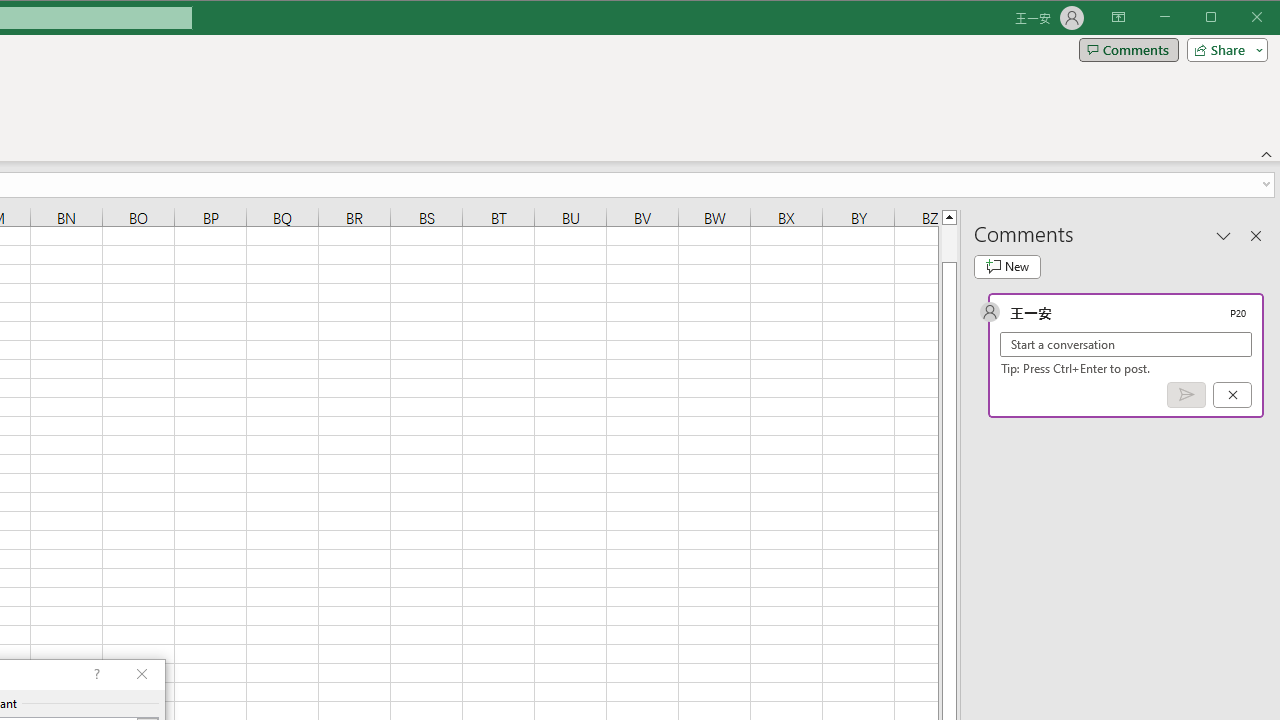  What do you see at coordinates (1126, 343) in the screenshot?
I see `'Start a conversation'` at bounding box center [1126, 343].